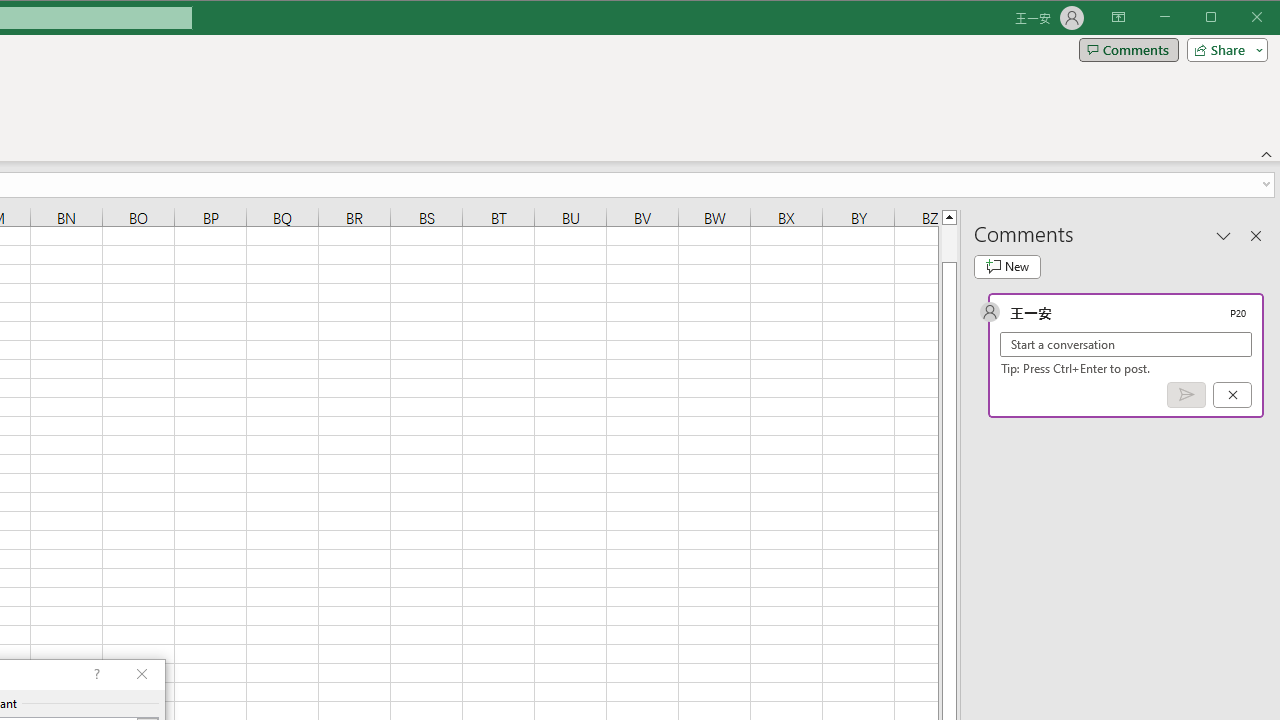  What do you see at coordinates (1126, 343) in the screenshot?
I see `'Start a conversation'` at bounding box center [1126, 343].